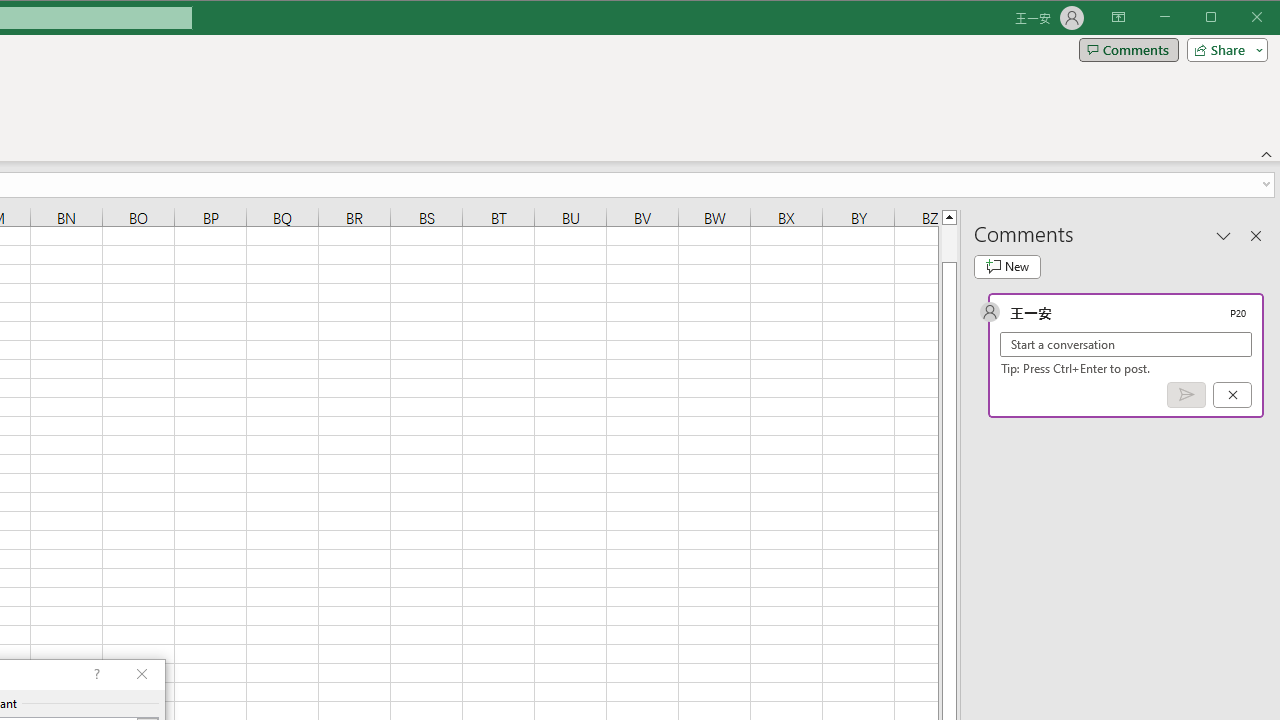  What do you see at coordinates (1126, 343) in the screenshot?
I see `'Start a conversation'` at bounding box center [1126, 343].